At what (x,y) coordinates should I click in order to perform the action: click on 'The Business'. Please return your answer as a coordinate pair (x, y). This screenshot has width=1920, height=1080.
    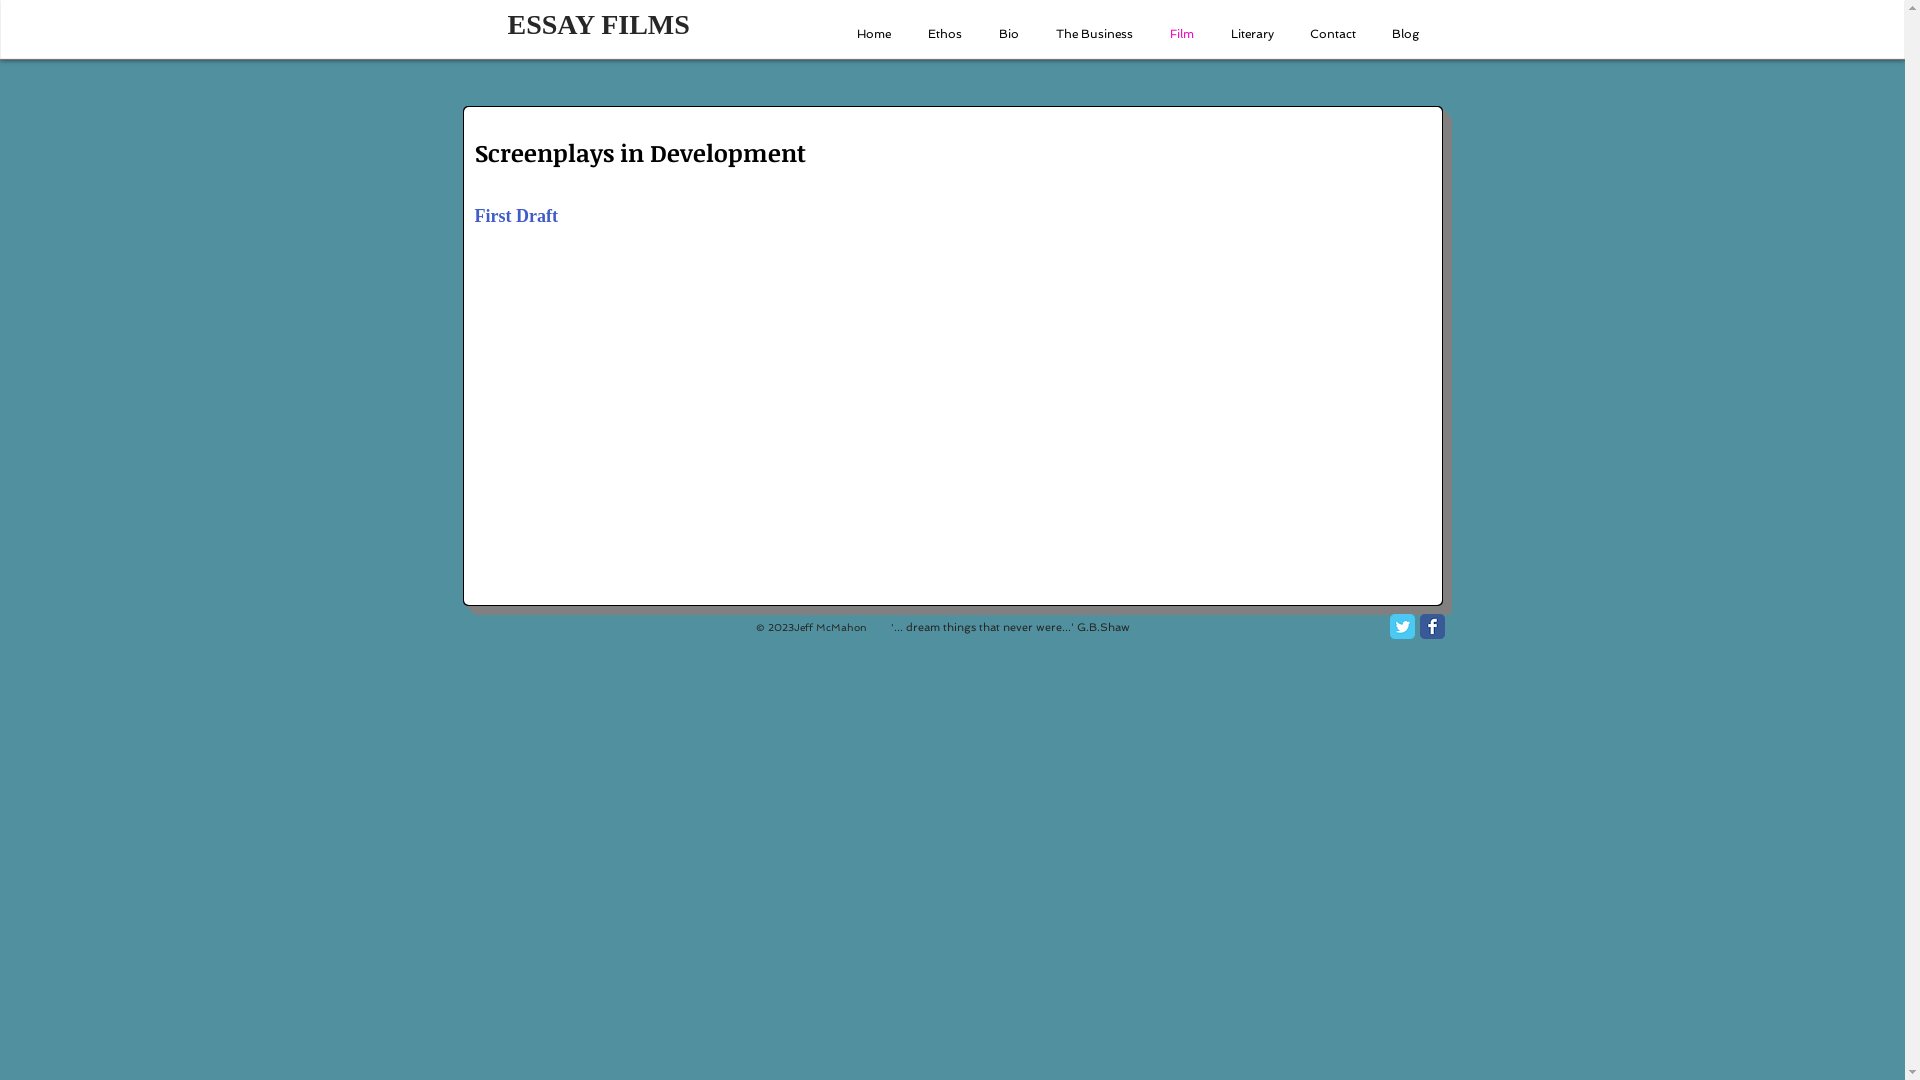
    Looking at the image, I should click on (1092, 34).